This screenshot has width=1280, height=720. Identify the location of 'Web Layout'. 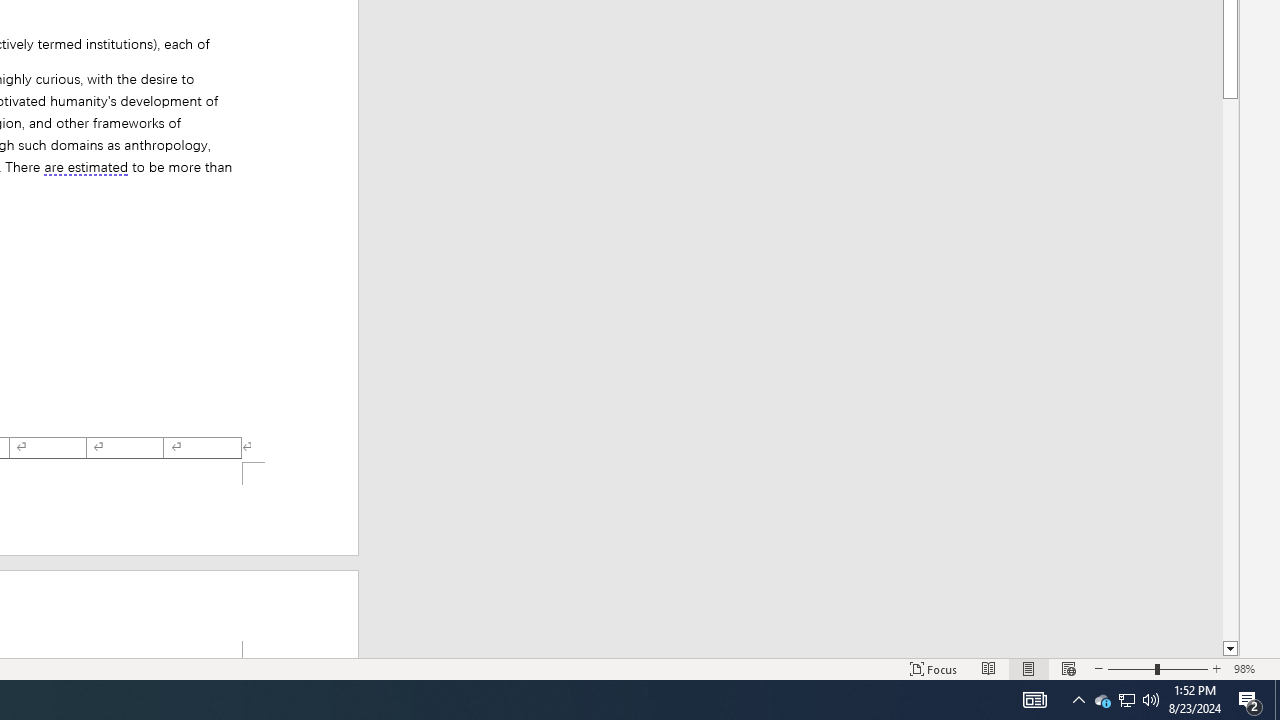
(1068, 669).